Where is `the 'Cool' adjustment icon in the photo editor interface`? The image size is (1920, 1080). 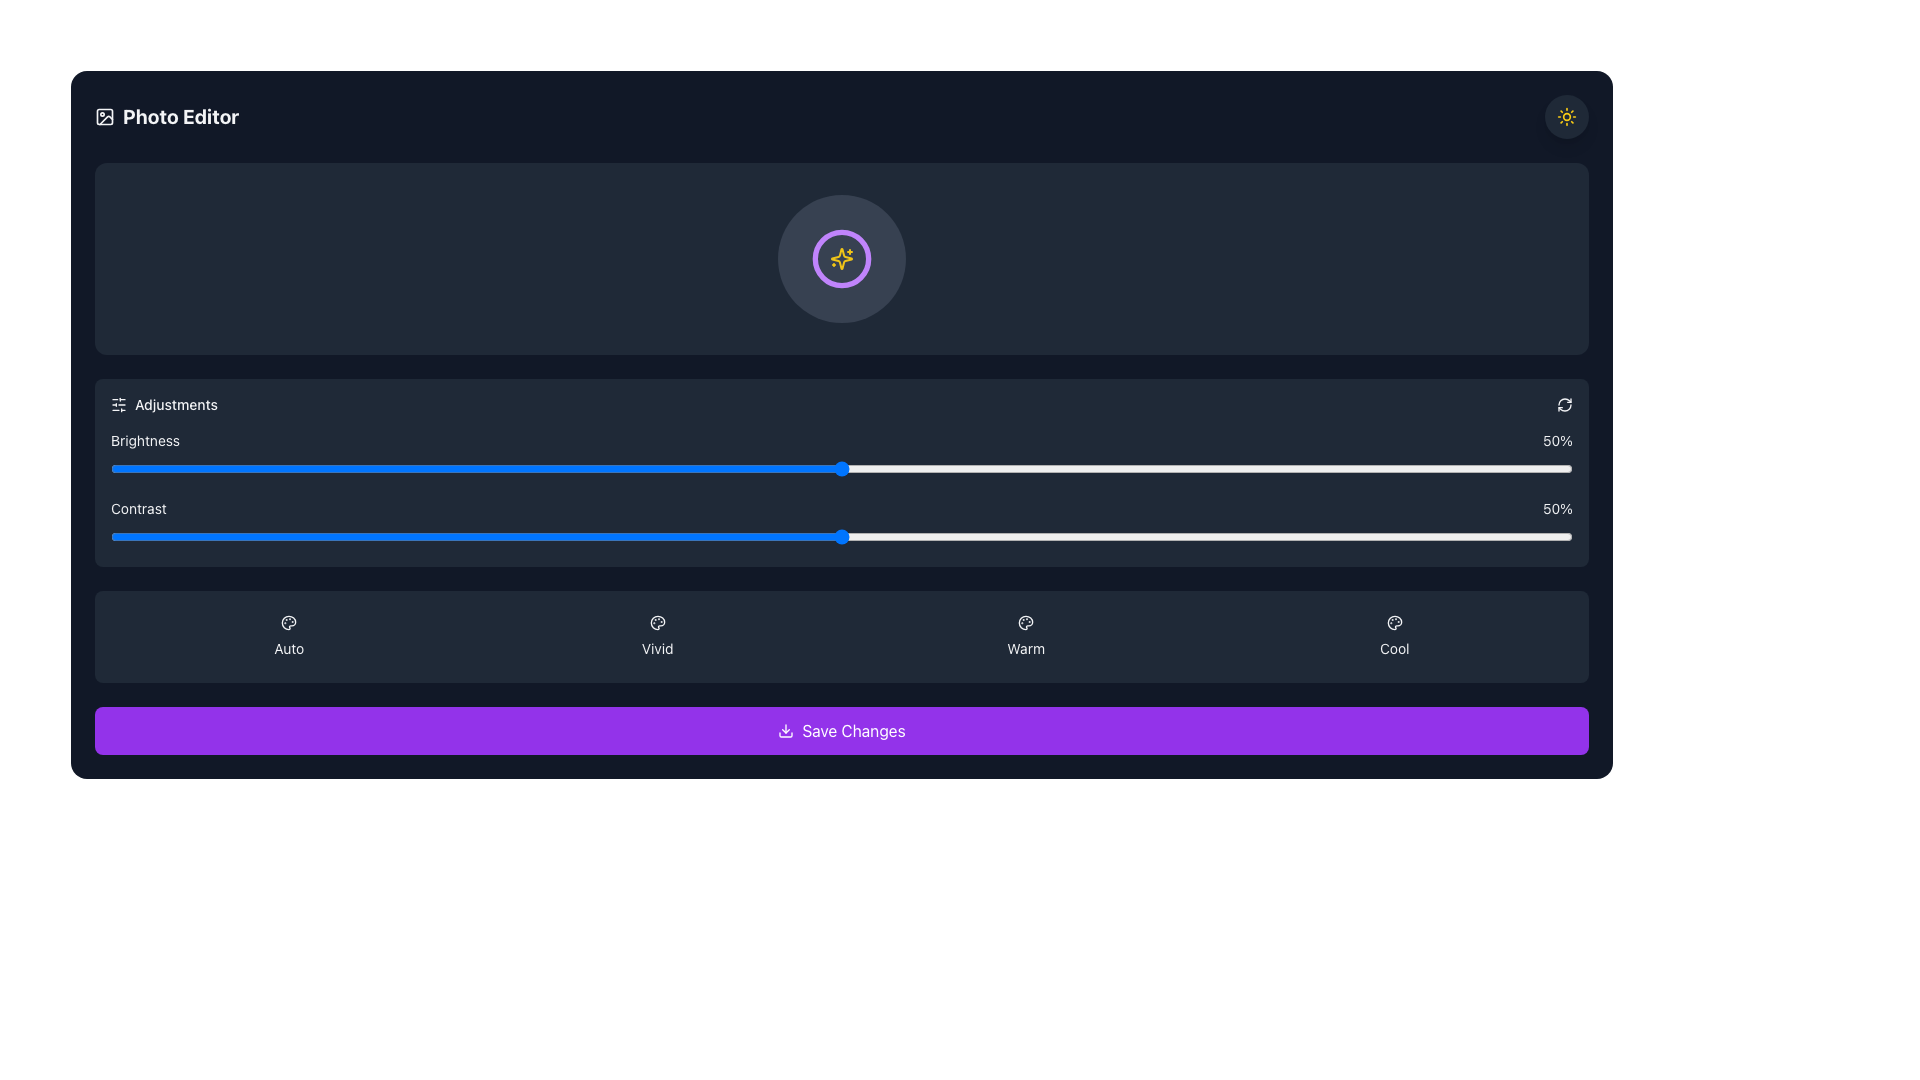
the 'Cool' adjustment icon in the photo editor interface is located at coordinates (1393, 622).